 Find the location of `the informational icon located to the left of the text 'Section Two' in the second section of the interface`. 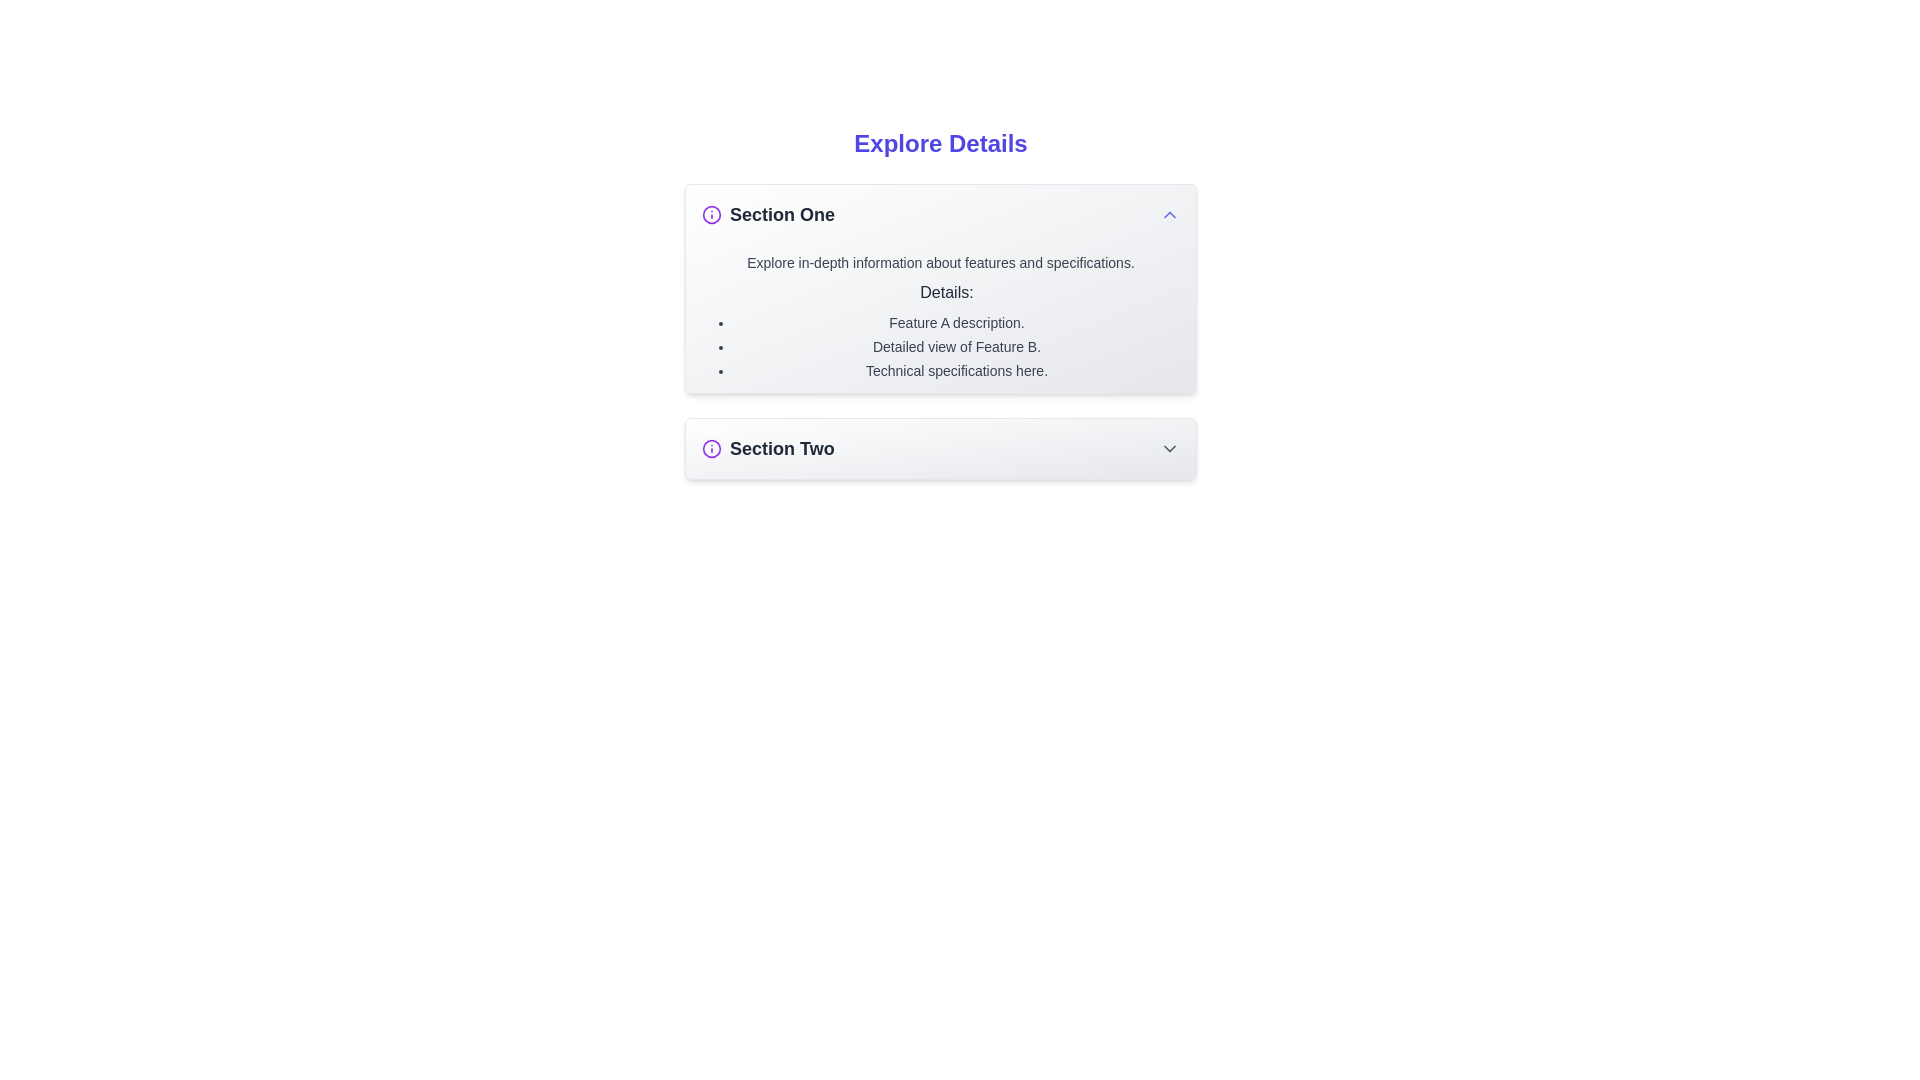

the informational icon located to the left of the text 'Section Two' in the second section of the interface is located at coordinates (711, 447).